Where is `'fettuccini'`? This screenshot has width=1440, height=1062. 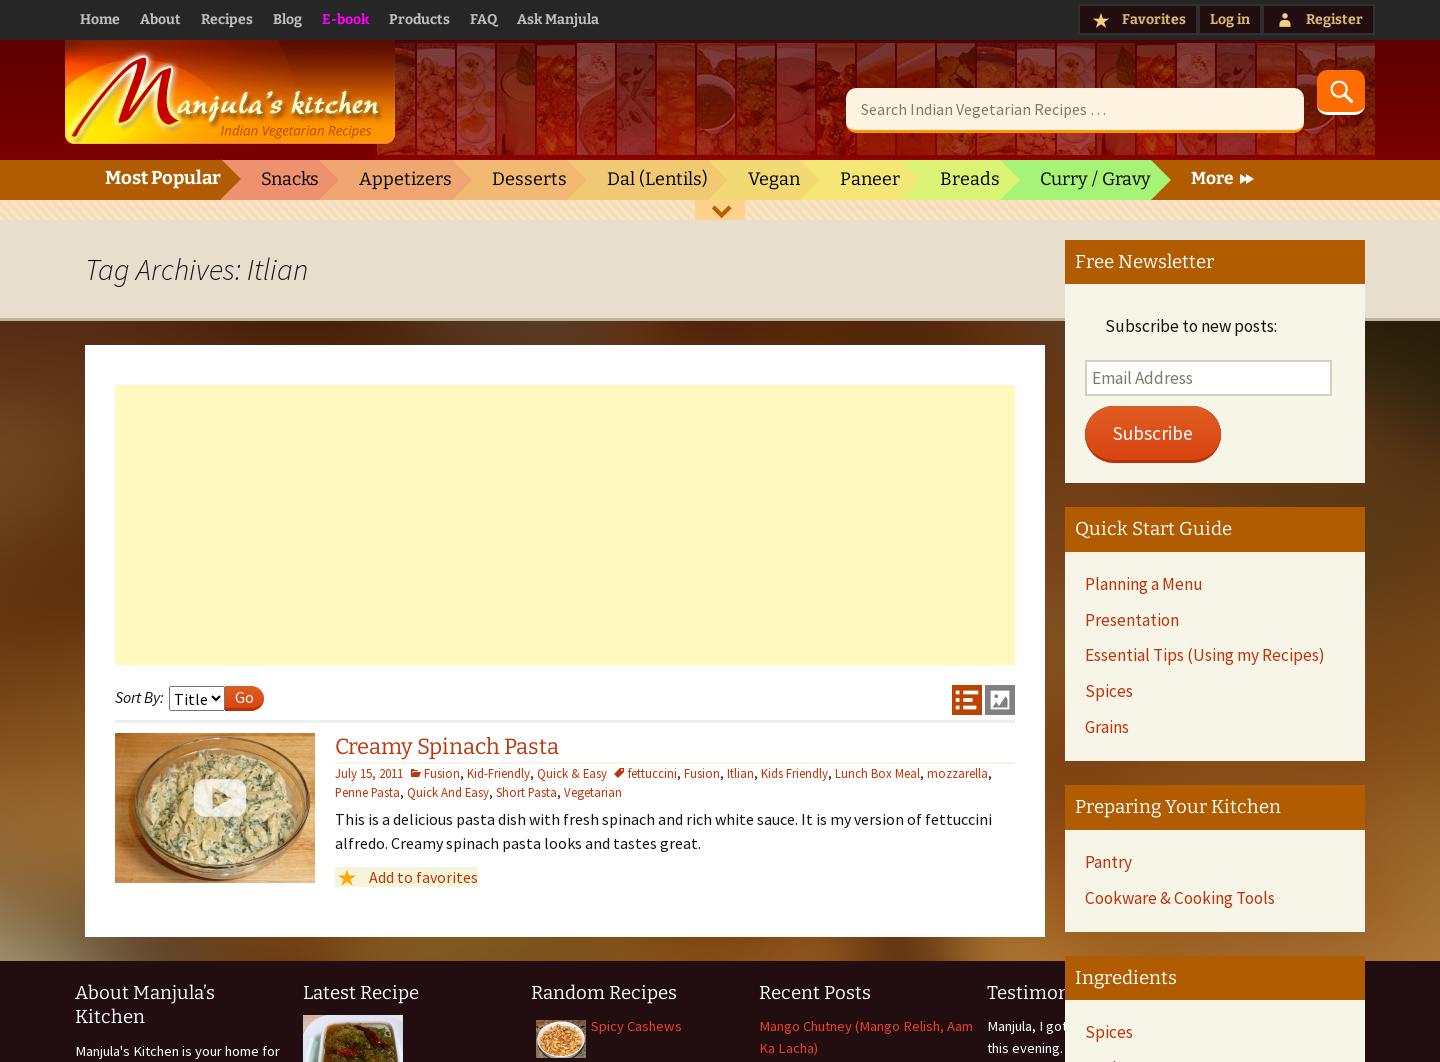
'fettuccini' is located at coordinates (651, 771).